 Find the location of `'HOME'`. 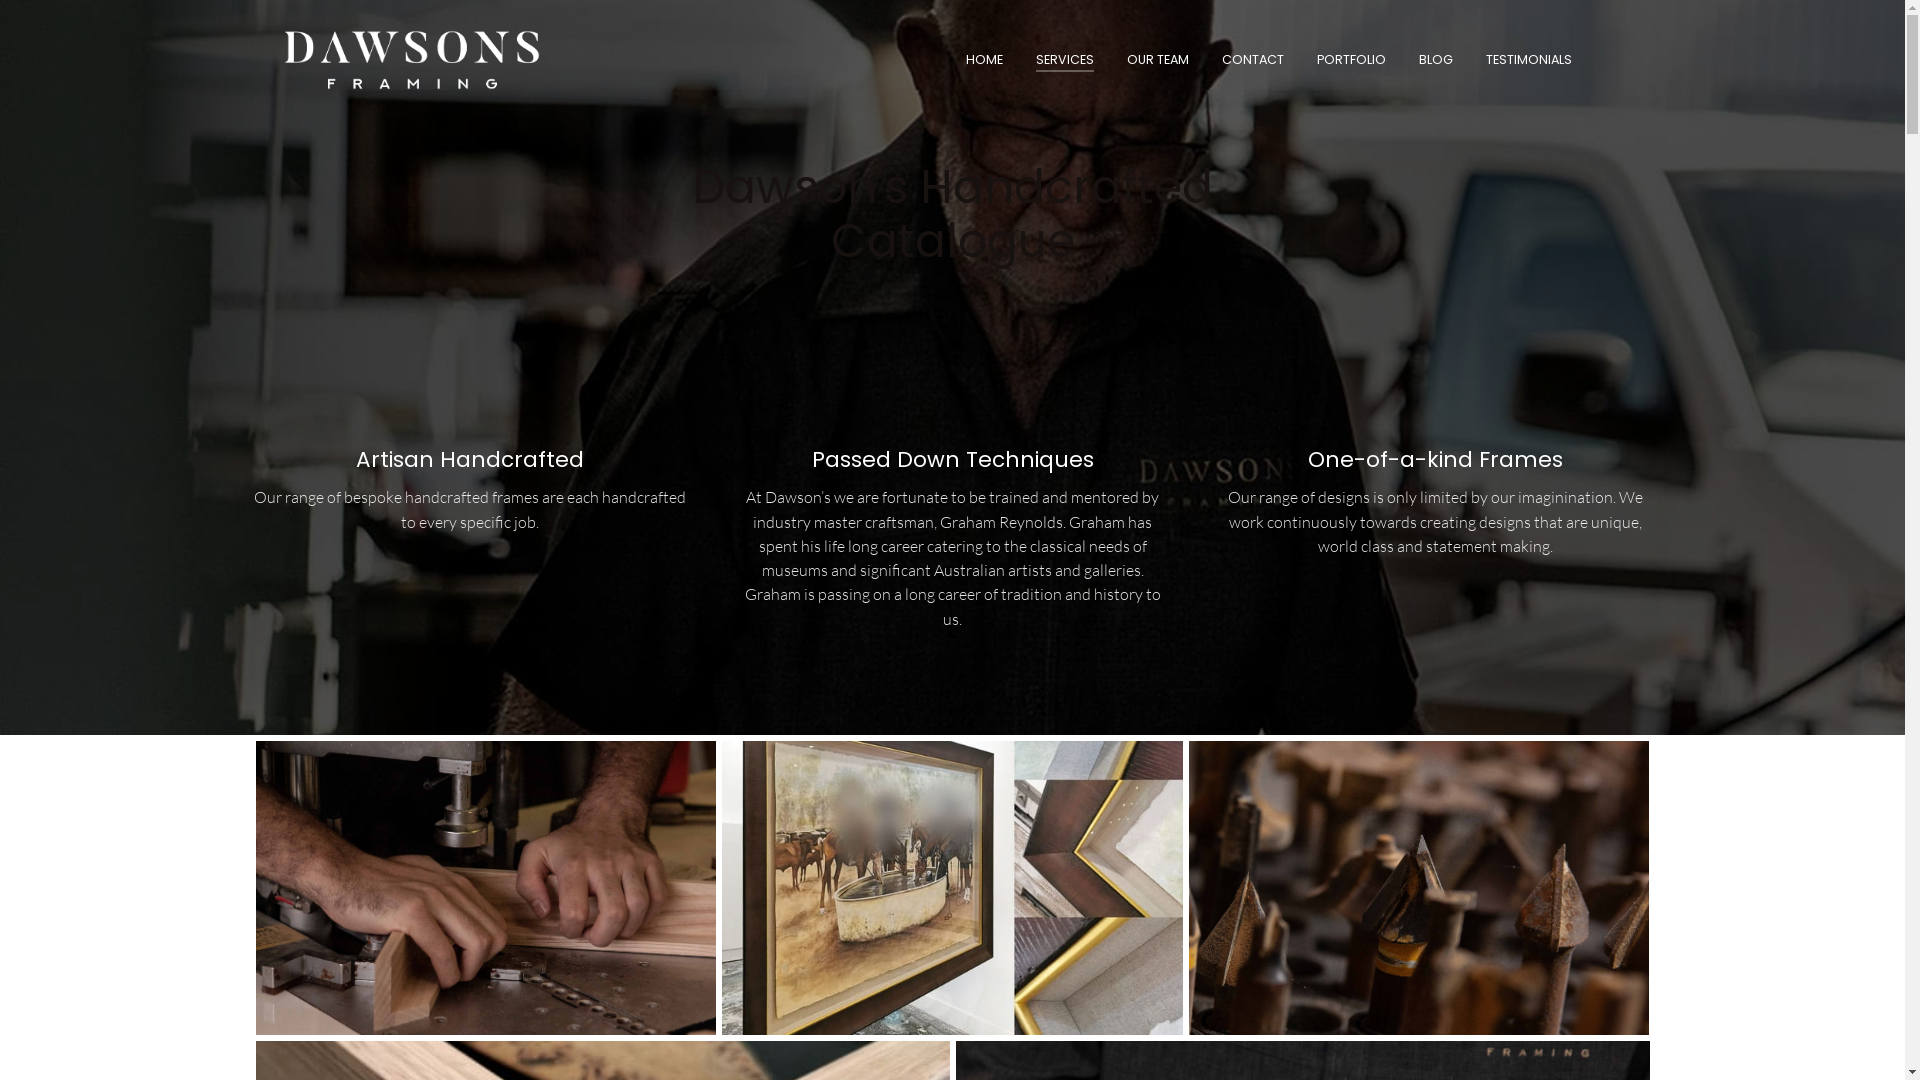

'HOME' is located at coordinates (975, 59).